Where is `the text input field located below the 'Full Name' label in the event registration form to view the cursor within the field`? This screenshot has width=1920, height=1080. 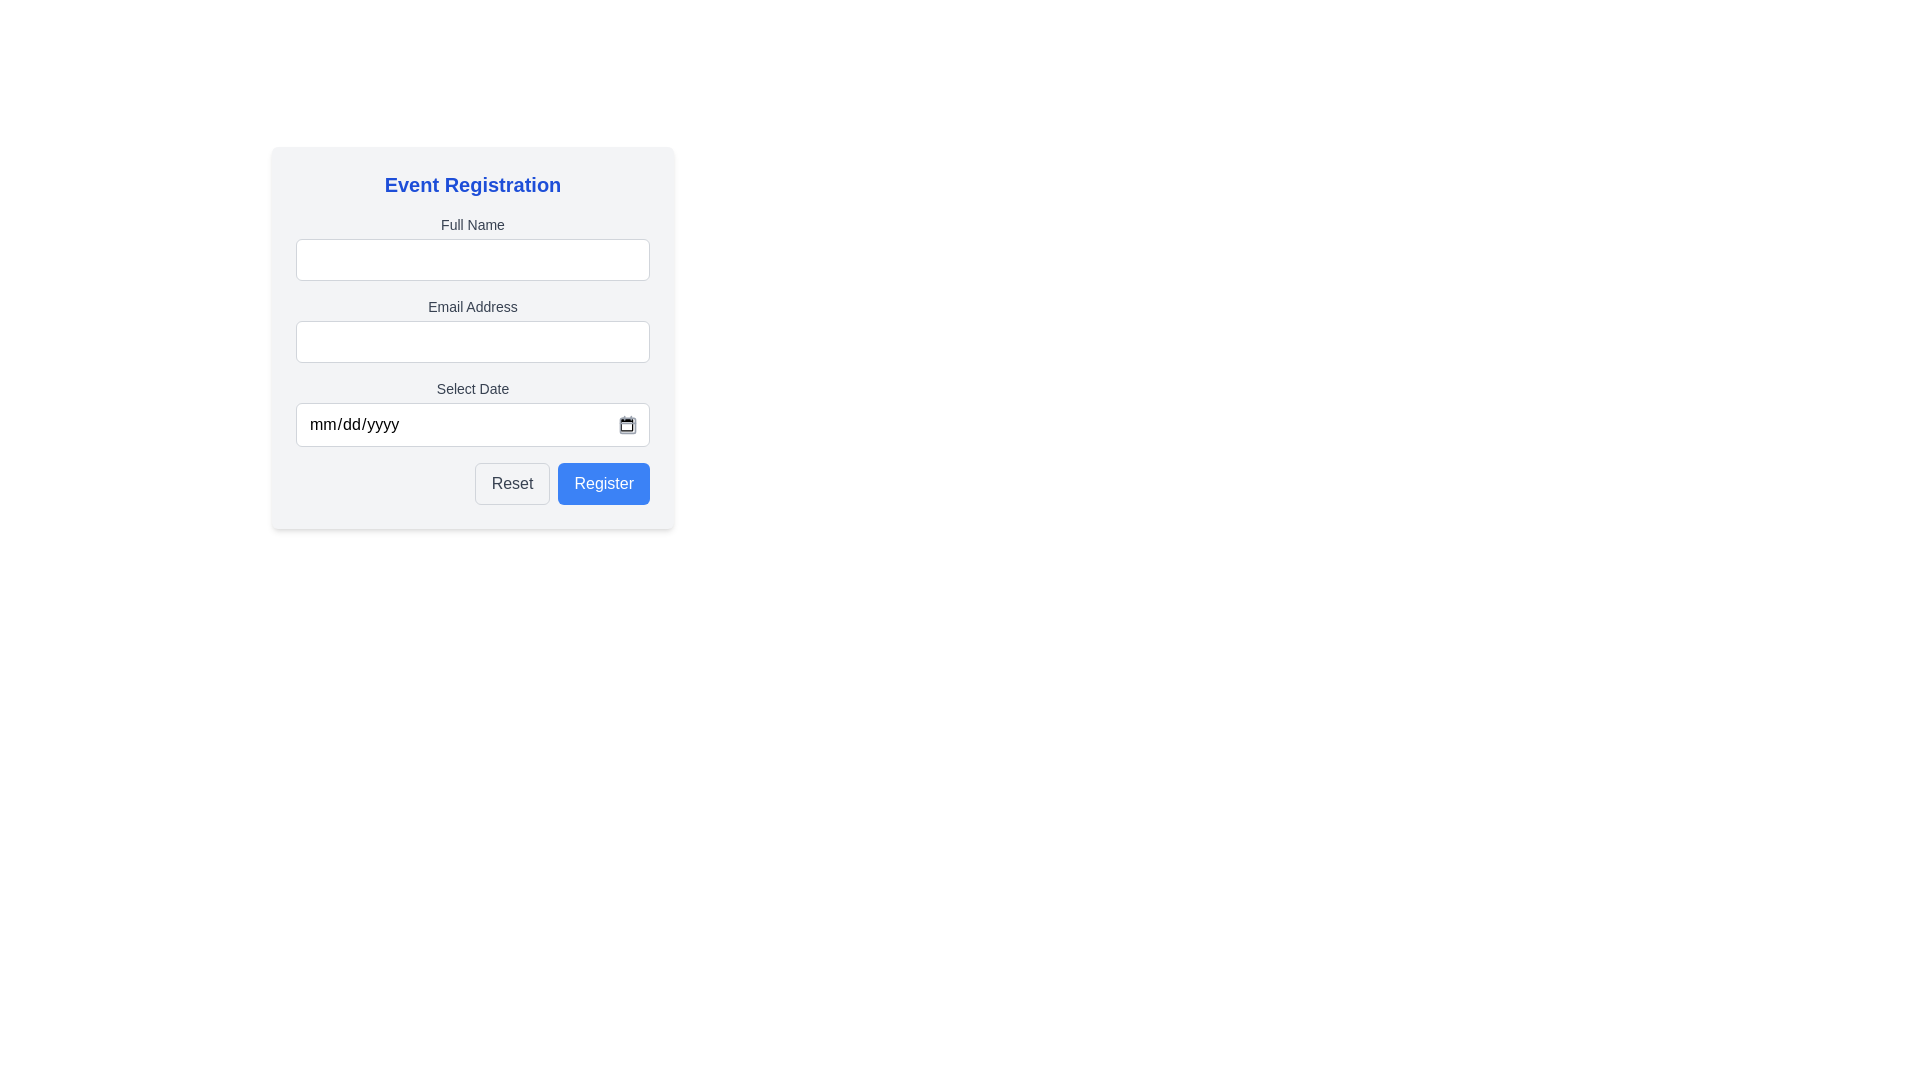 the text input field located below the 'Full Name' label in the event registration form to view the cursor within the field is located at coordinates (472, 258).